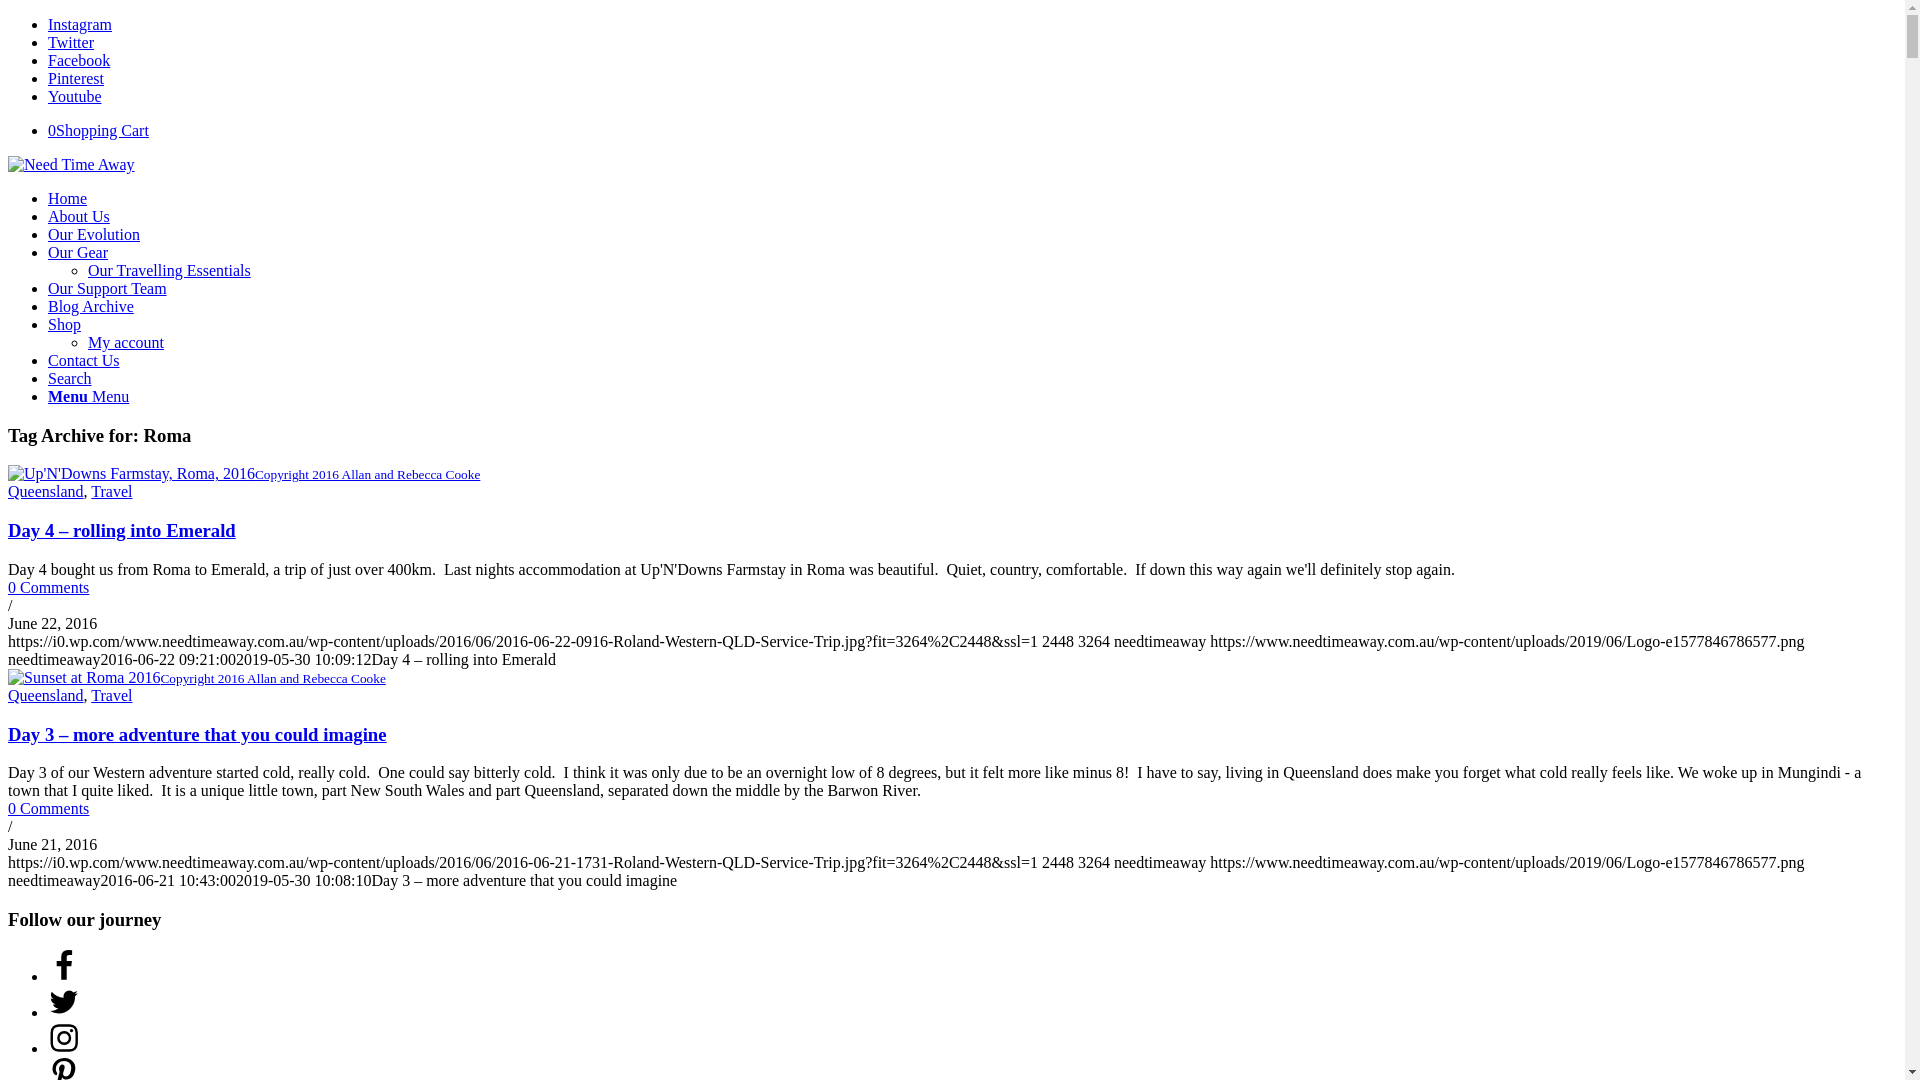 The image size is (1920, 1080). I want to click on 'Facebook', so click(48, 59).